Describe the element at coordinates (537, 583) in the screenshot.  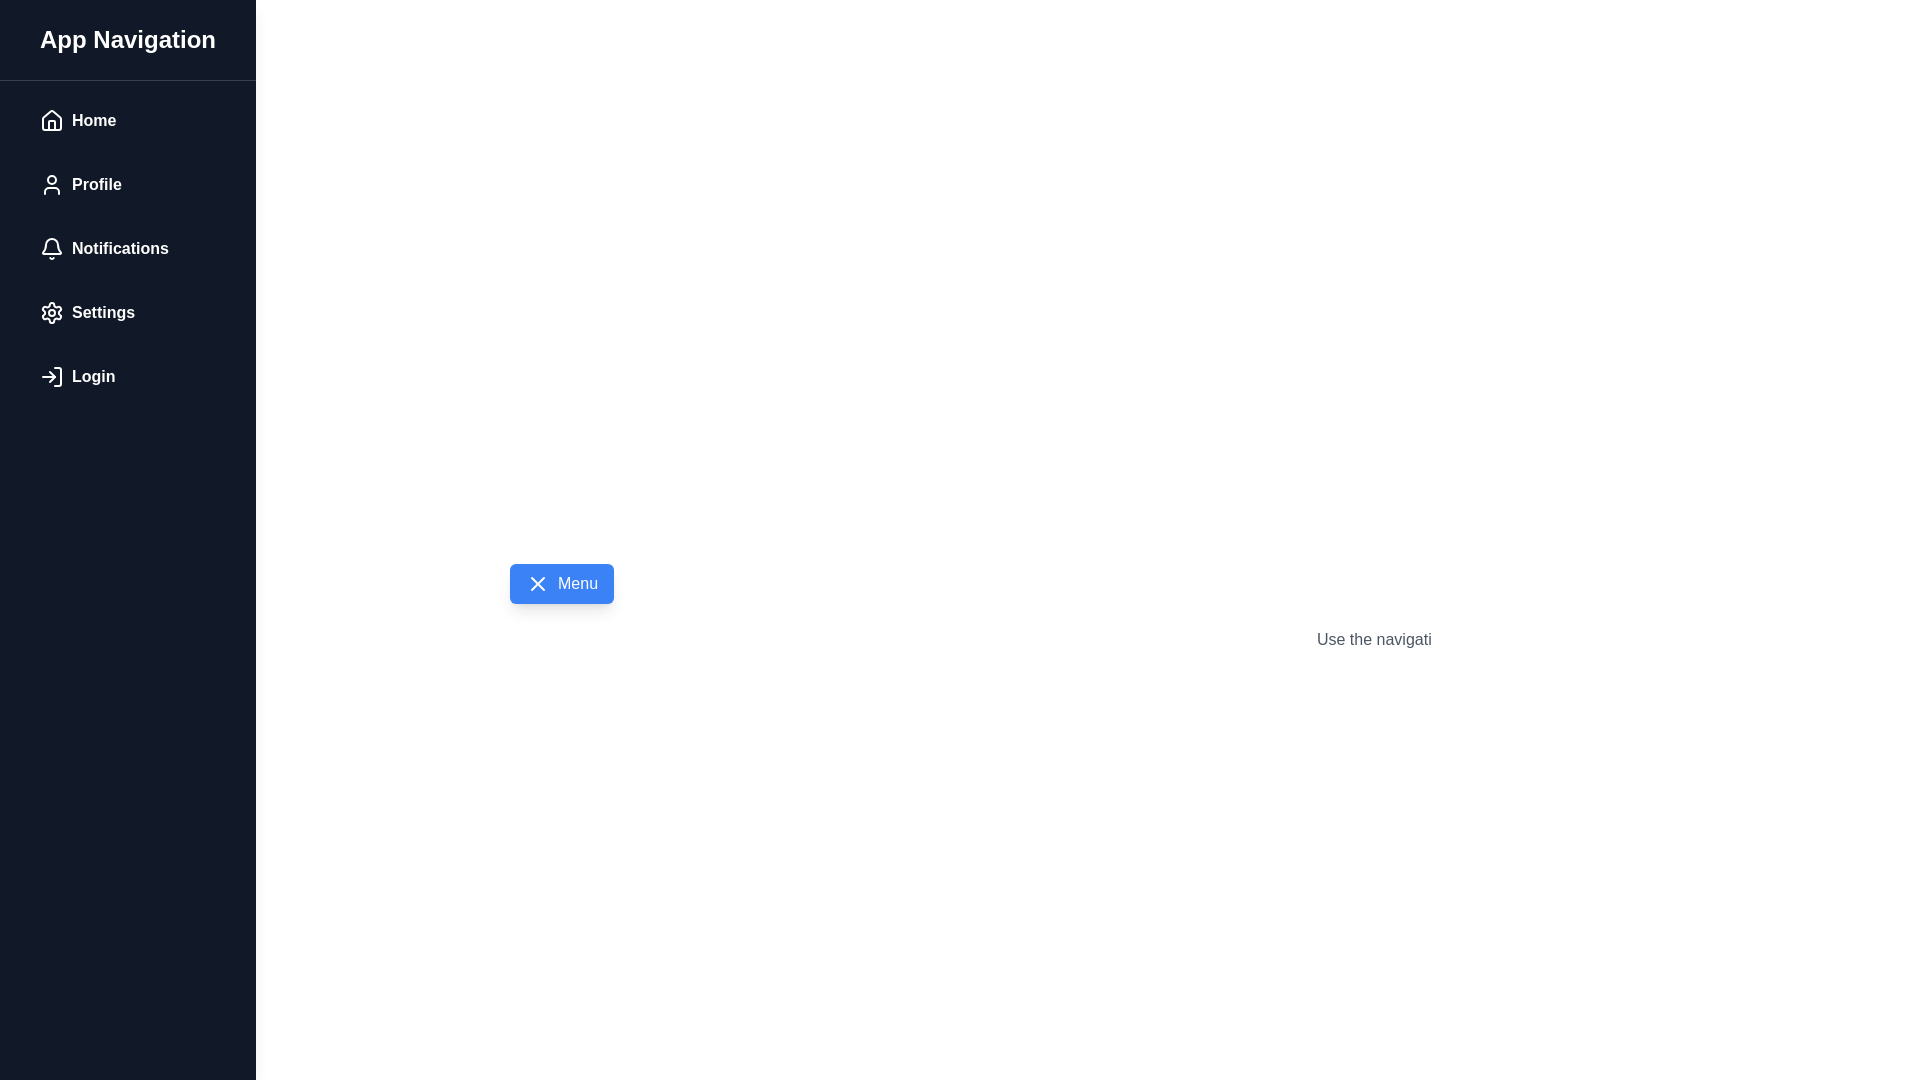
I see `the diagonal cross-shaped icon embedded in the 'Menu' button, which is part of the SVG graphic` at that location.